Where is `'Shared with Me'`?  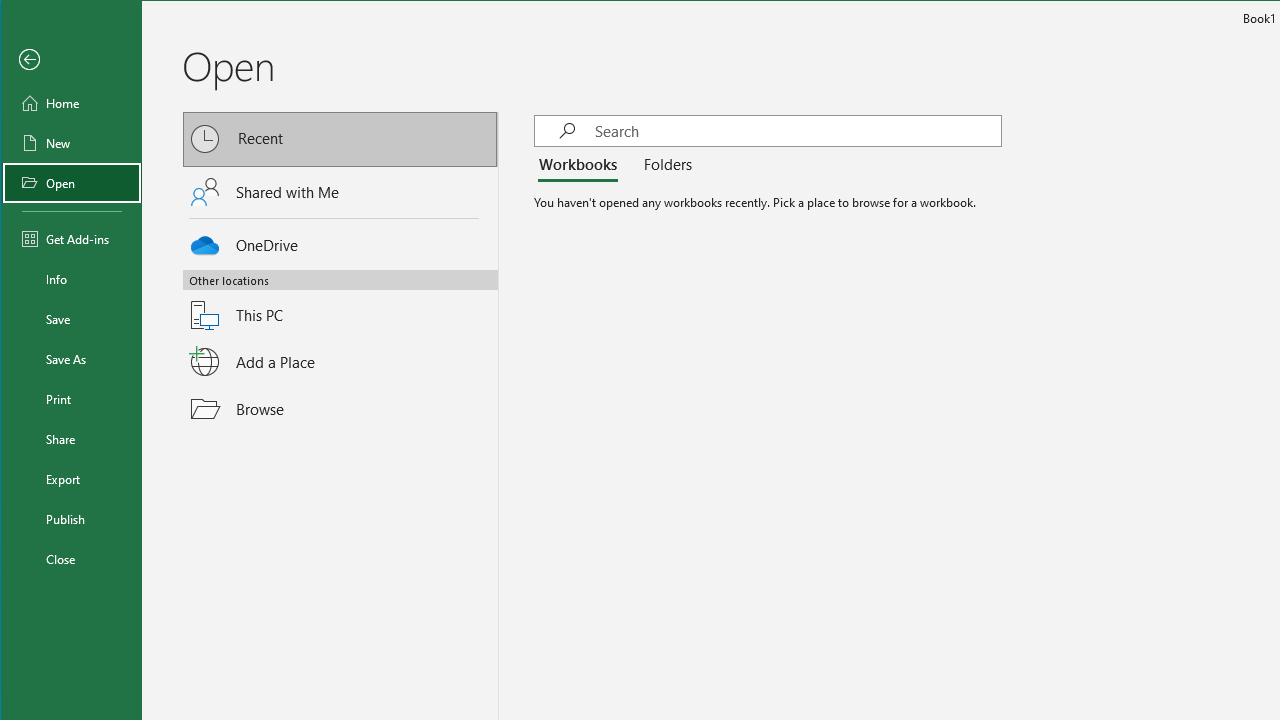
'Shared with Me' is located at coordinates (341, 191).